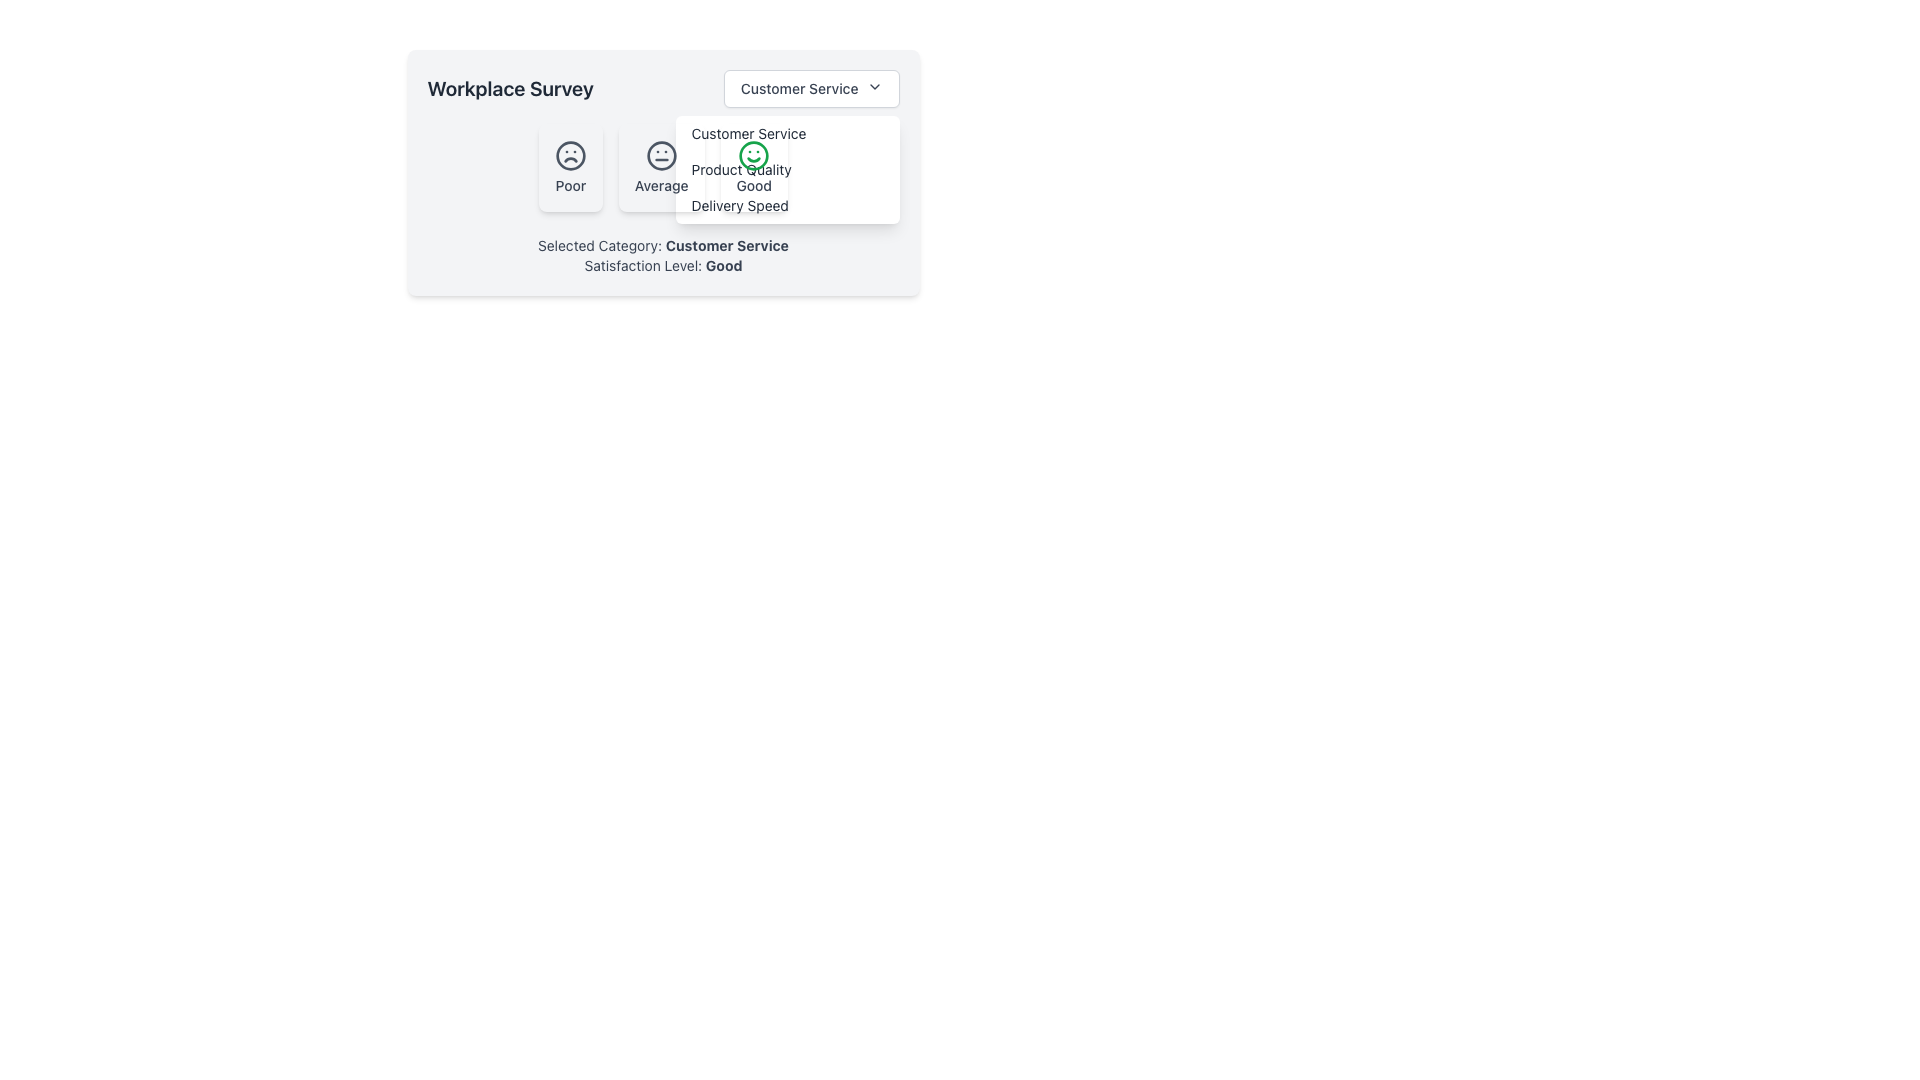 Image resolution: width=1920 pixels, height=1080 pixels. I want to click on the text label indicating 'Poor' feedback, which is located below the first feedback option in a selectable card layout, so click(569, 185).